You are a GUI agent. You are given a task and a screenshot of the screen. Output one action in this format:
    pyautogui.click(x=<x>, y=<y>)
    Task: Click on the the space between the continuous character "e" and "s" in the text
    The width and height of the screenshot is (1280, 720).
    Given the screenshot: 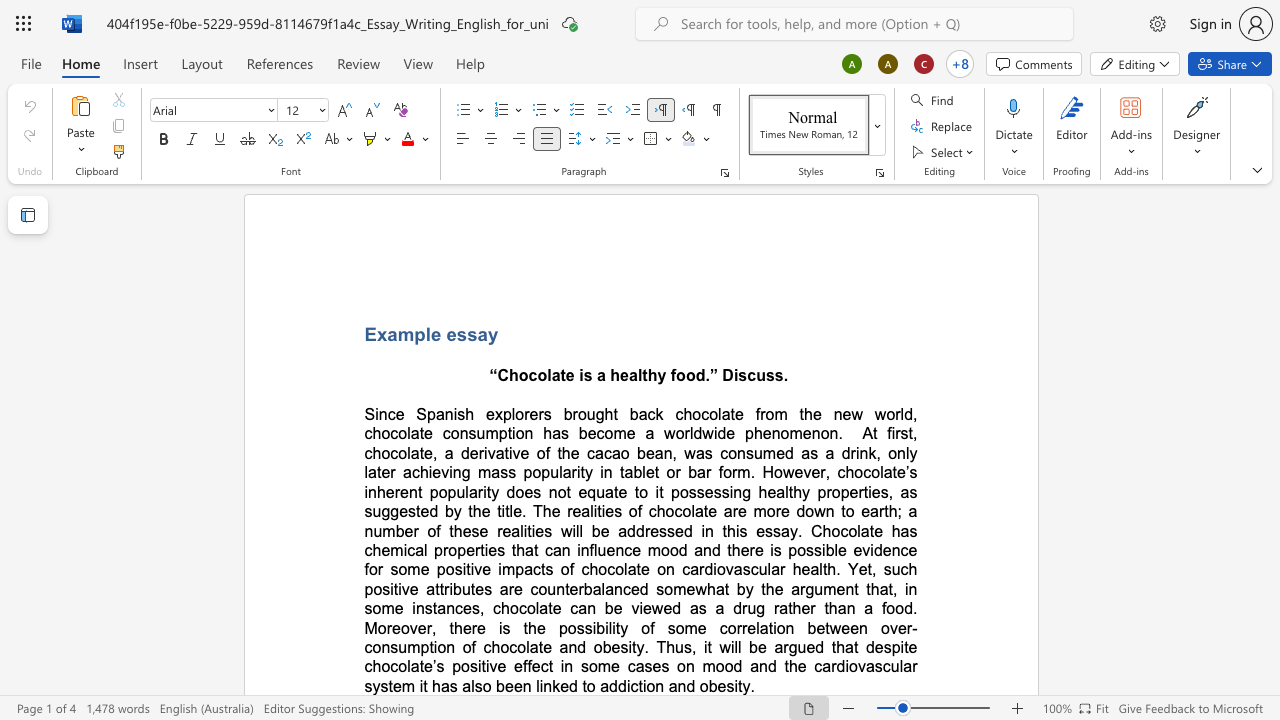 What is the action you would take?
    pyautogui.click(x=455, y=333)
    